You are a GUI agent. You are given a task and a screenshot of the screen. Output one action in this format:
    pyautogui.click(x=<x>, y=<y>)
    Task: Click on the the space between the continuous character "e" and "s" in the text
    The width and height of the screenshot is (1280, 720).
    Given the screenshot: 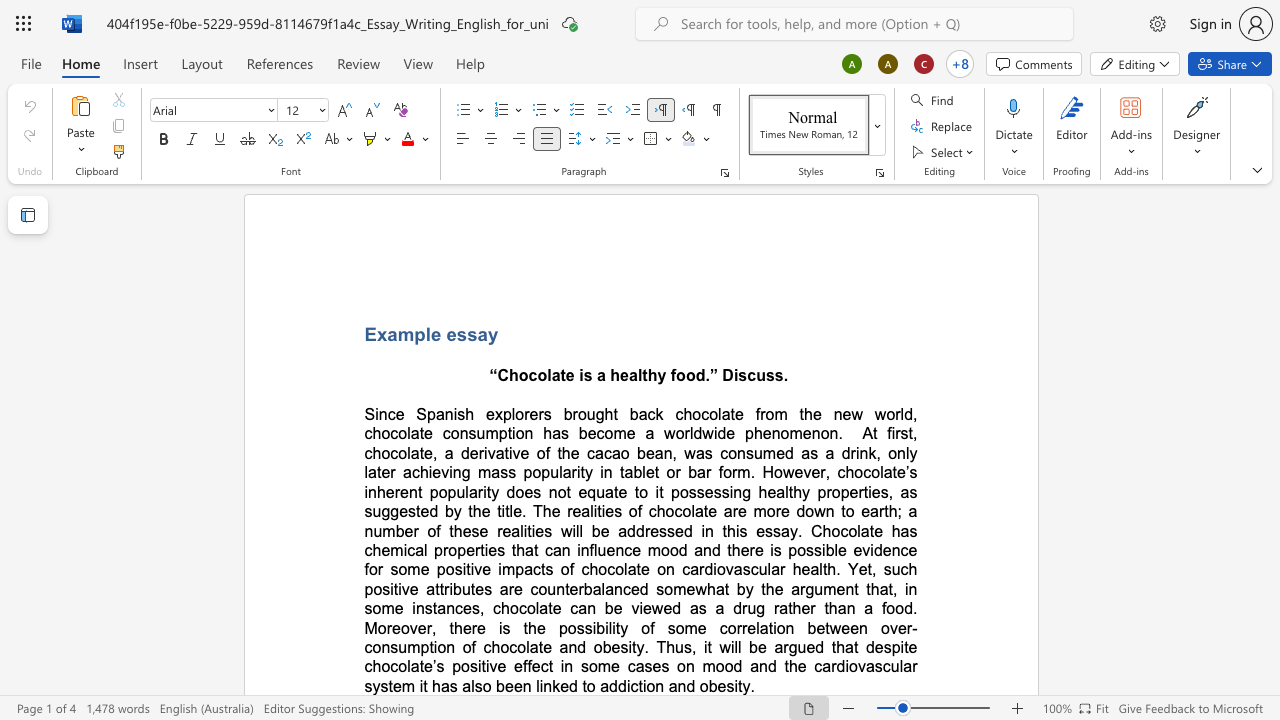 What is the action you would take?
    pyautogui.click(x=455, y=333)
    